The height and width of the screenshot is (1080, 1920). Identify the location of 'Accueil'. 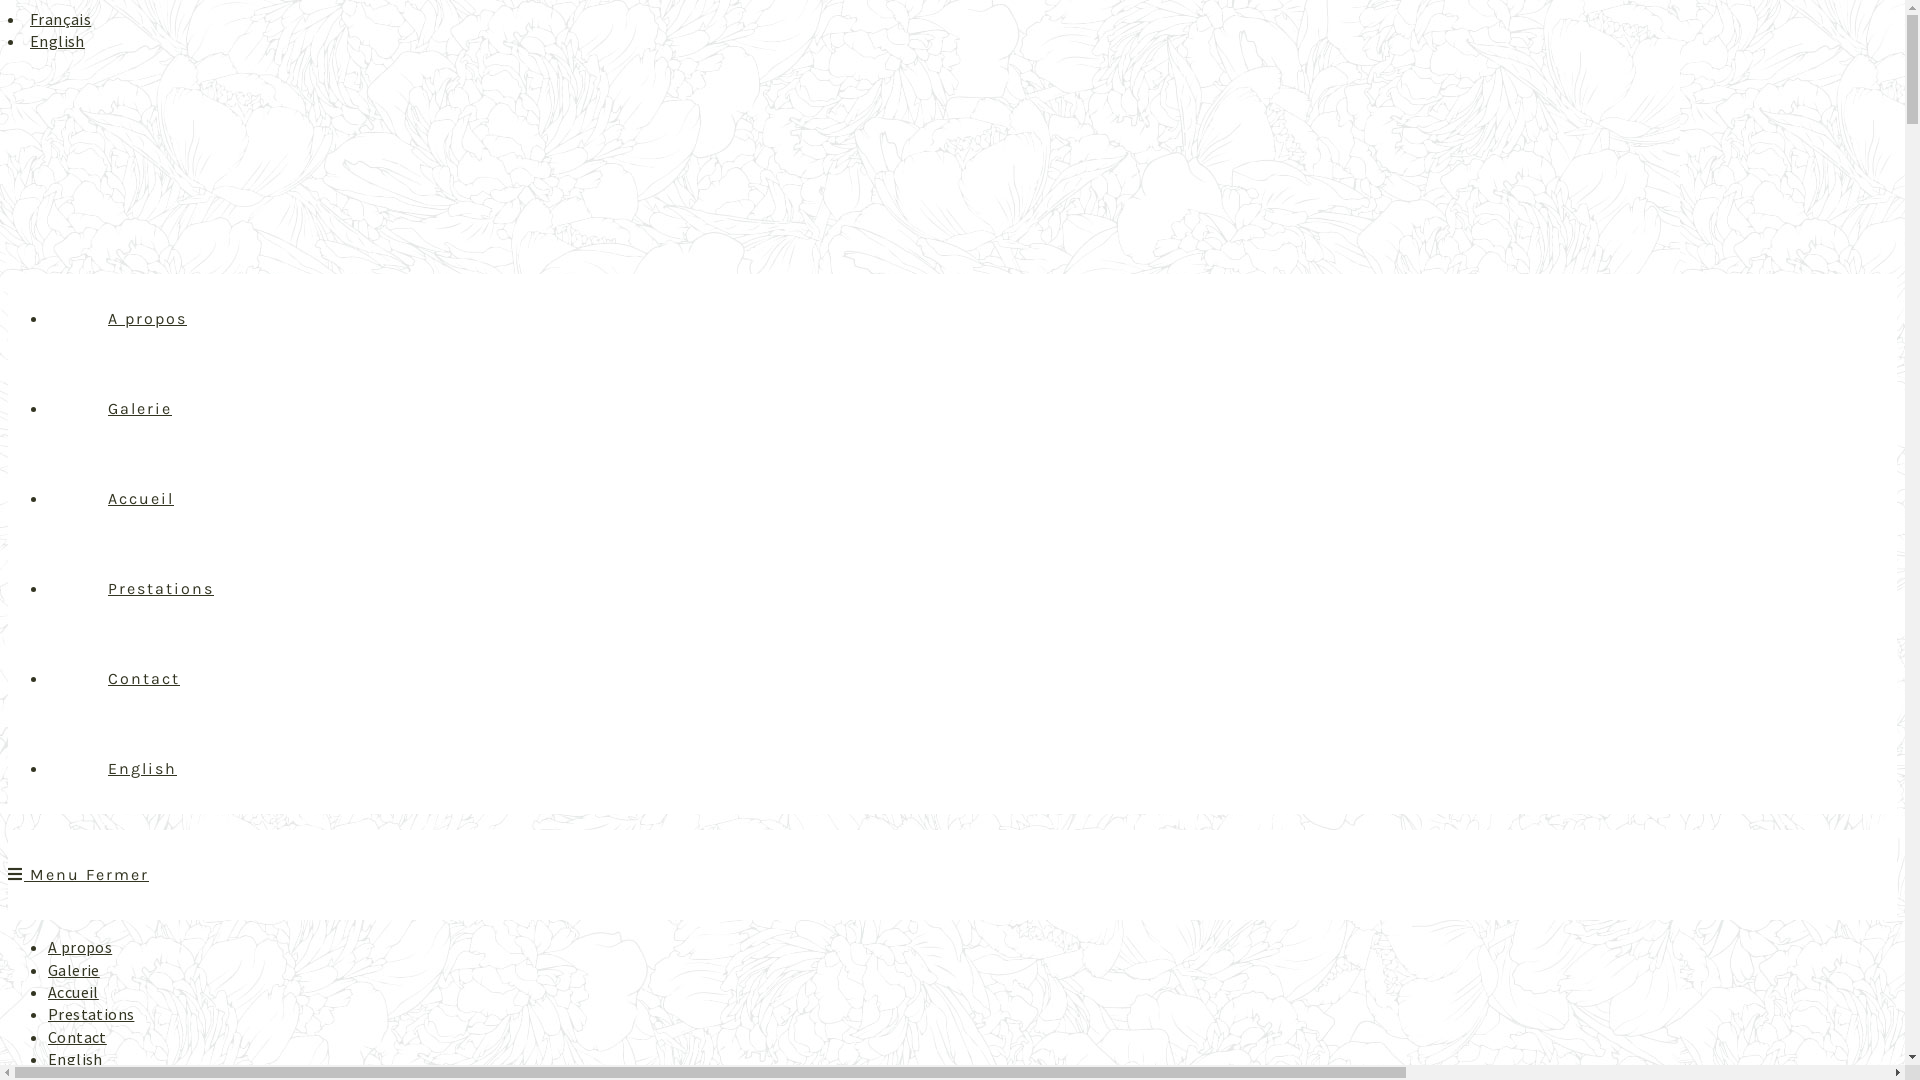
(48, 991).